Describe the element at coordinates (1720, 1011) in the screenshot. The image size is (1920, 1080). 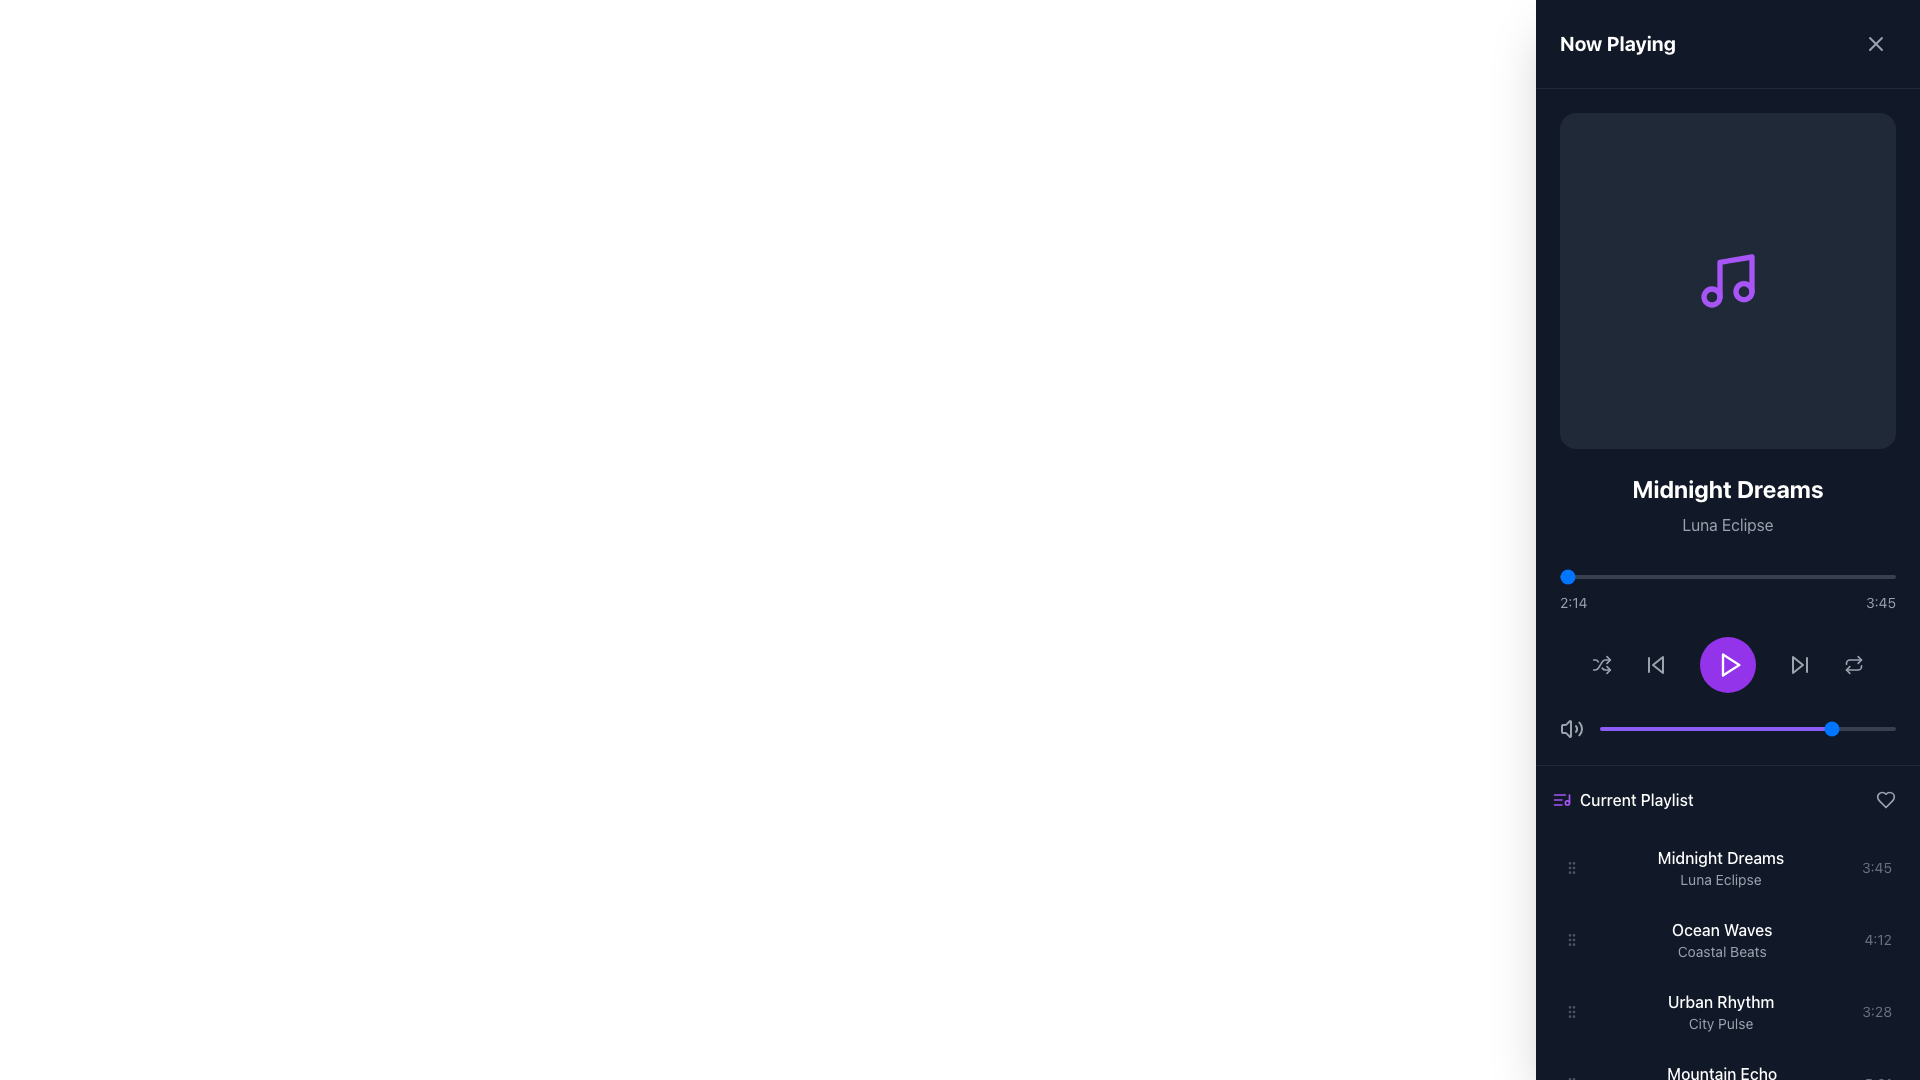
I see `the fourth item` at that location.